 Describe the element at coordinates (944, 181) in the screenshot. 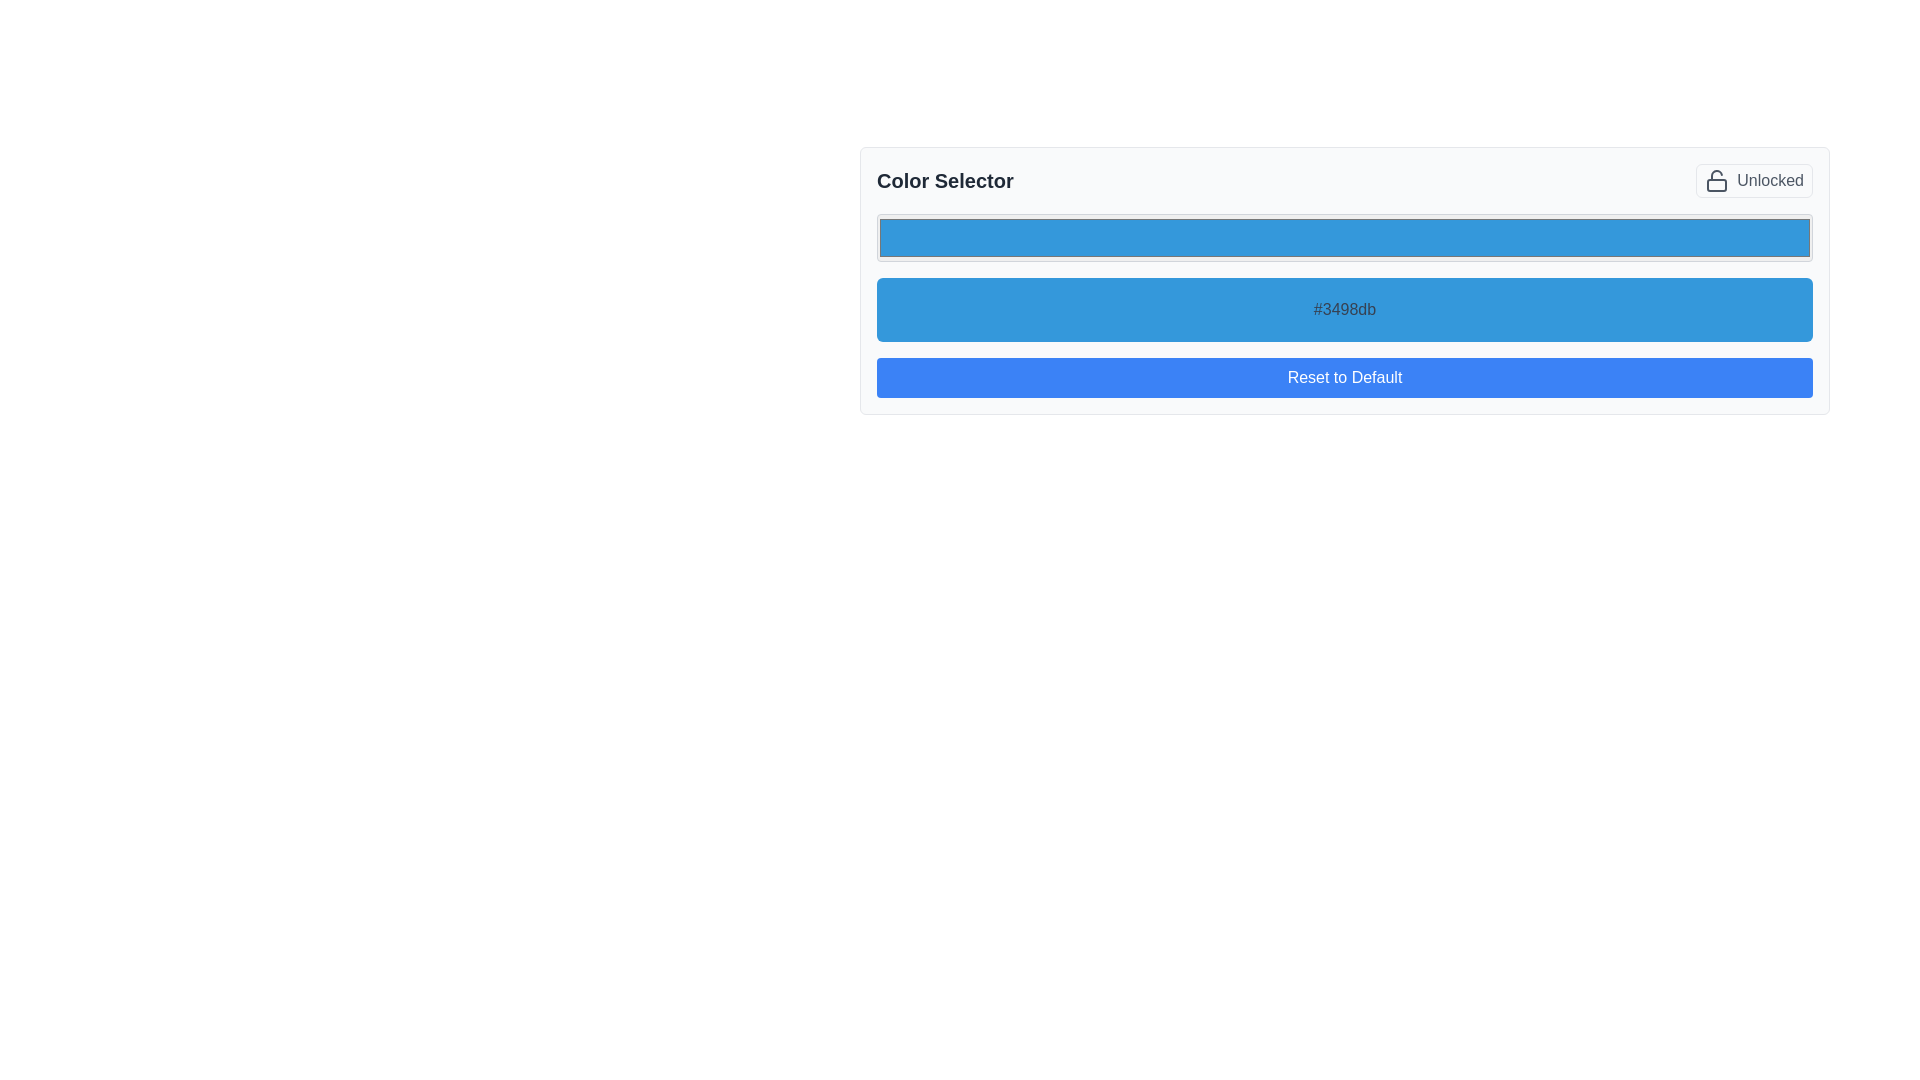

I see `the text label that serves as a title for the color selection section, located to the left of the 'Unlocked' button` at that location.